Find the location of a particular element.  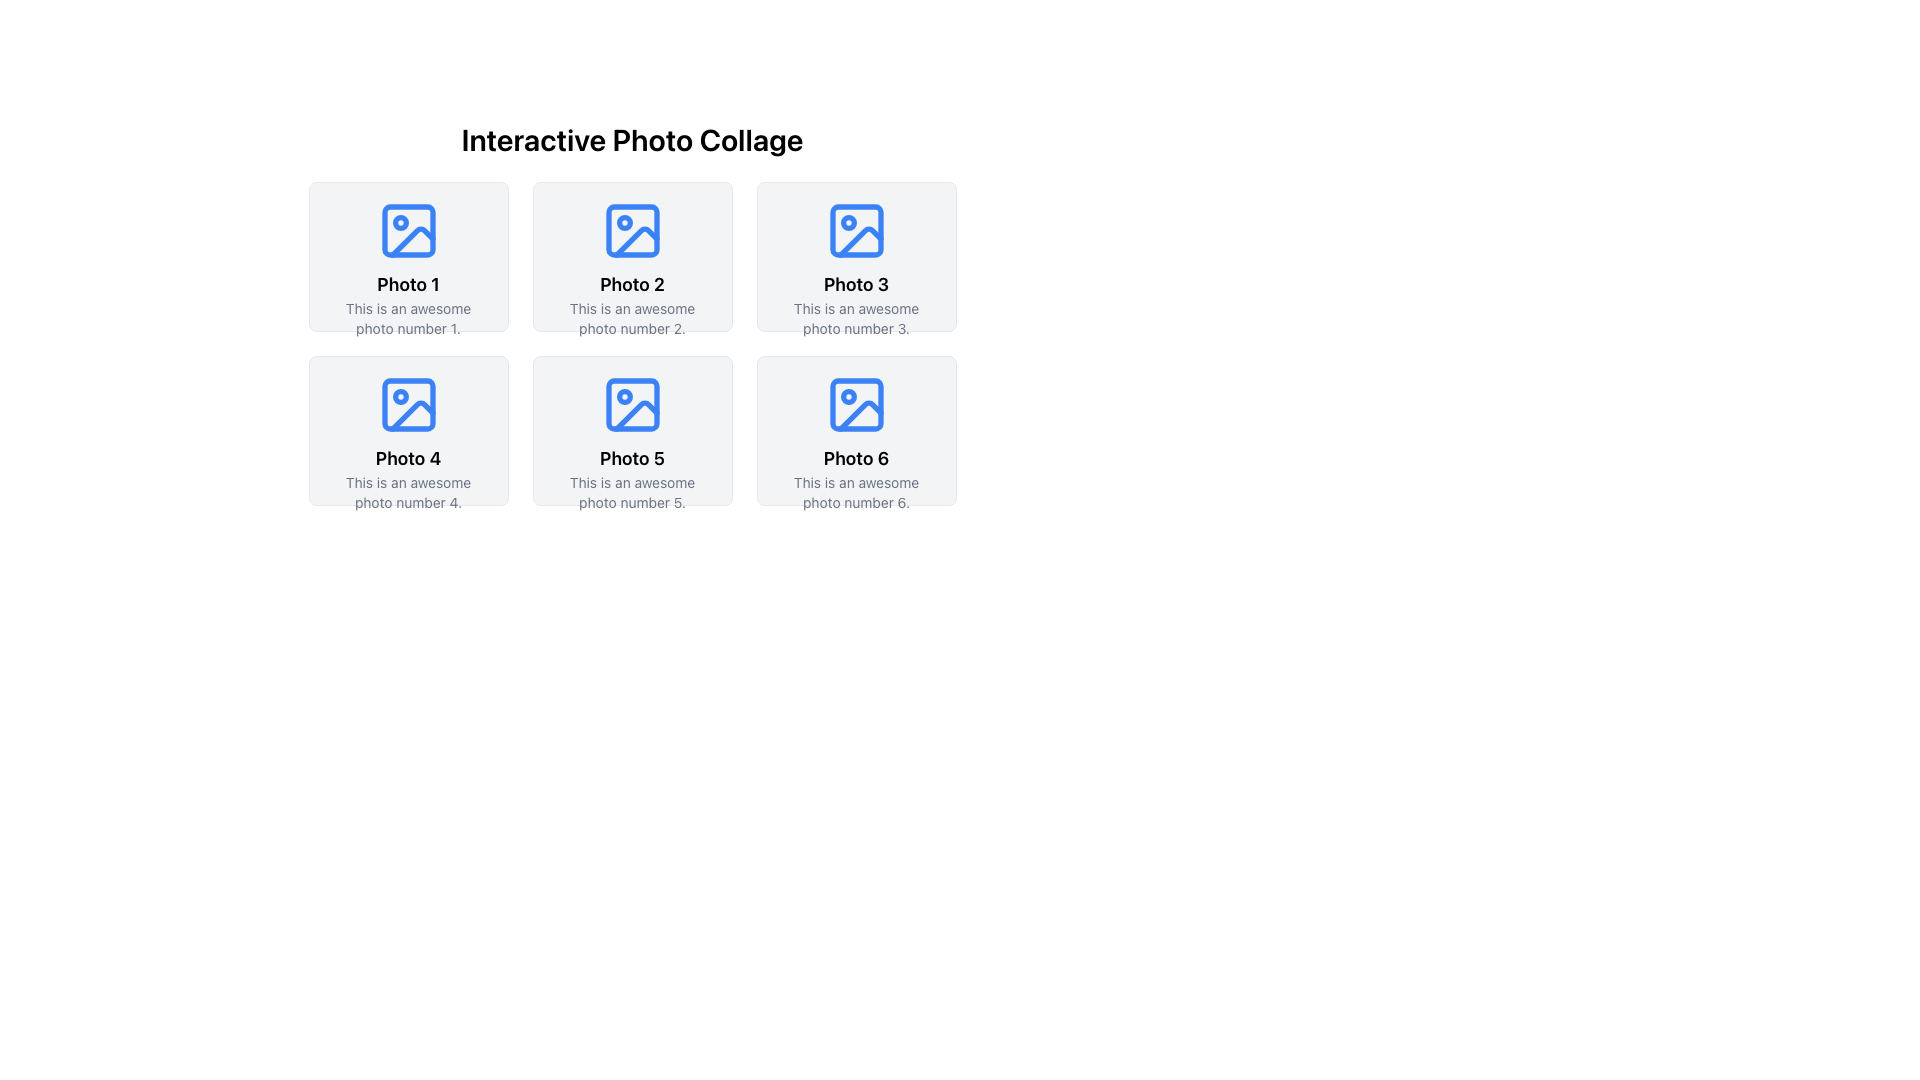

text label located in the fourth item of a six-item grid, which serves as a descriptive title for the associated photo, positioned below an image icon and above descriptive text is located at coordinates (407, 459).